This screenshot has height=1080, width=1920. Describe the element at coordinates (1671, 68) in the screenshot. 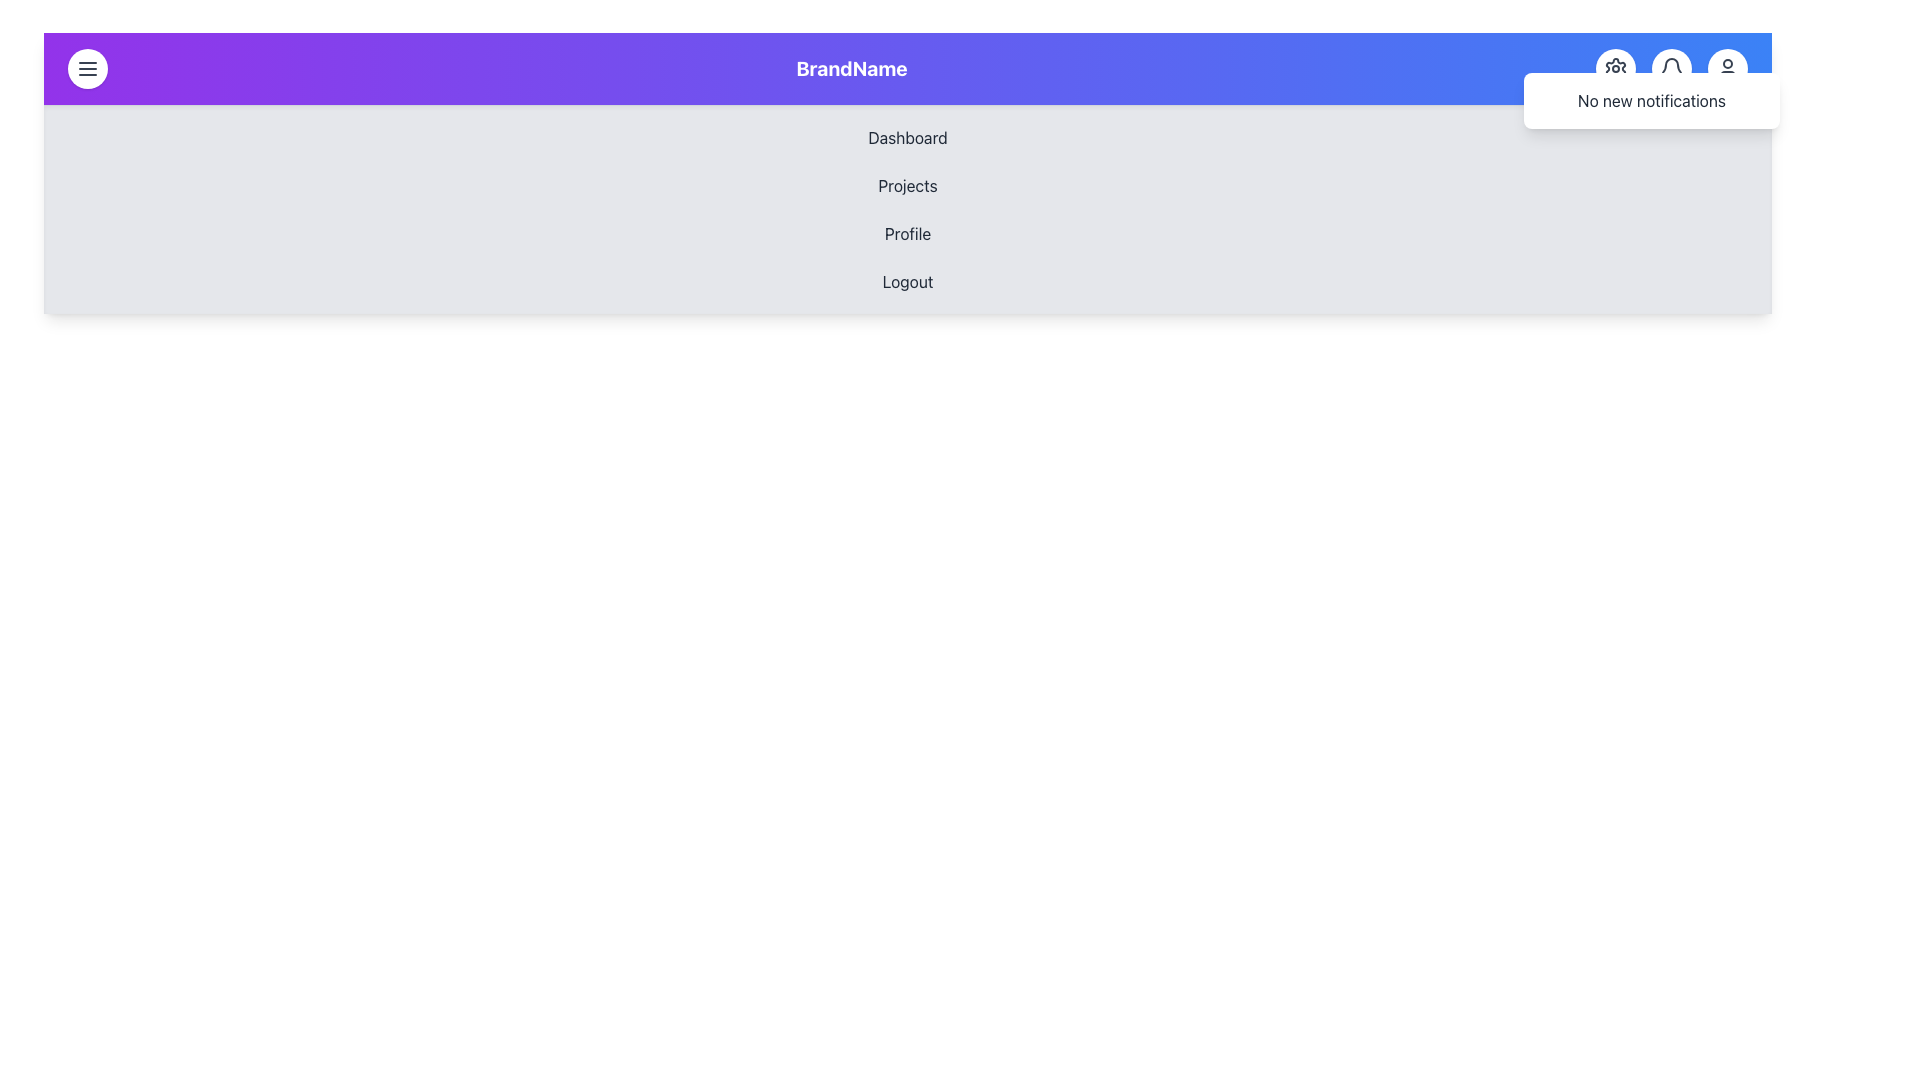

I see `the bell-shaped icon button in the top-right corner of the toolbar` at that location.